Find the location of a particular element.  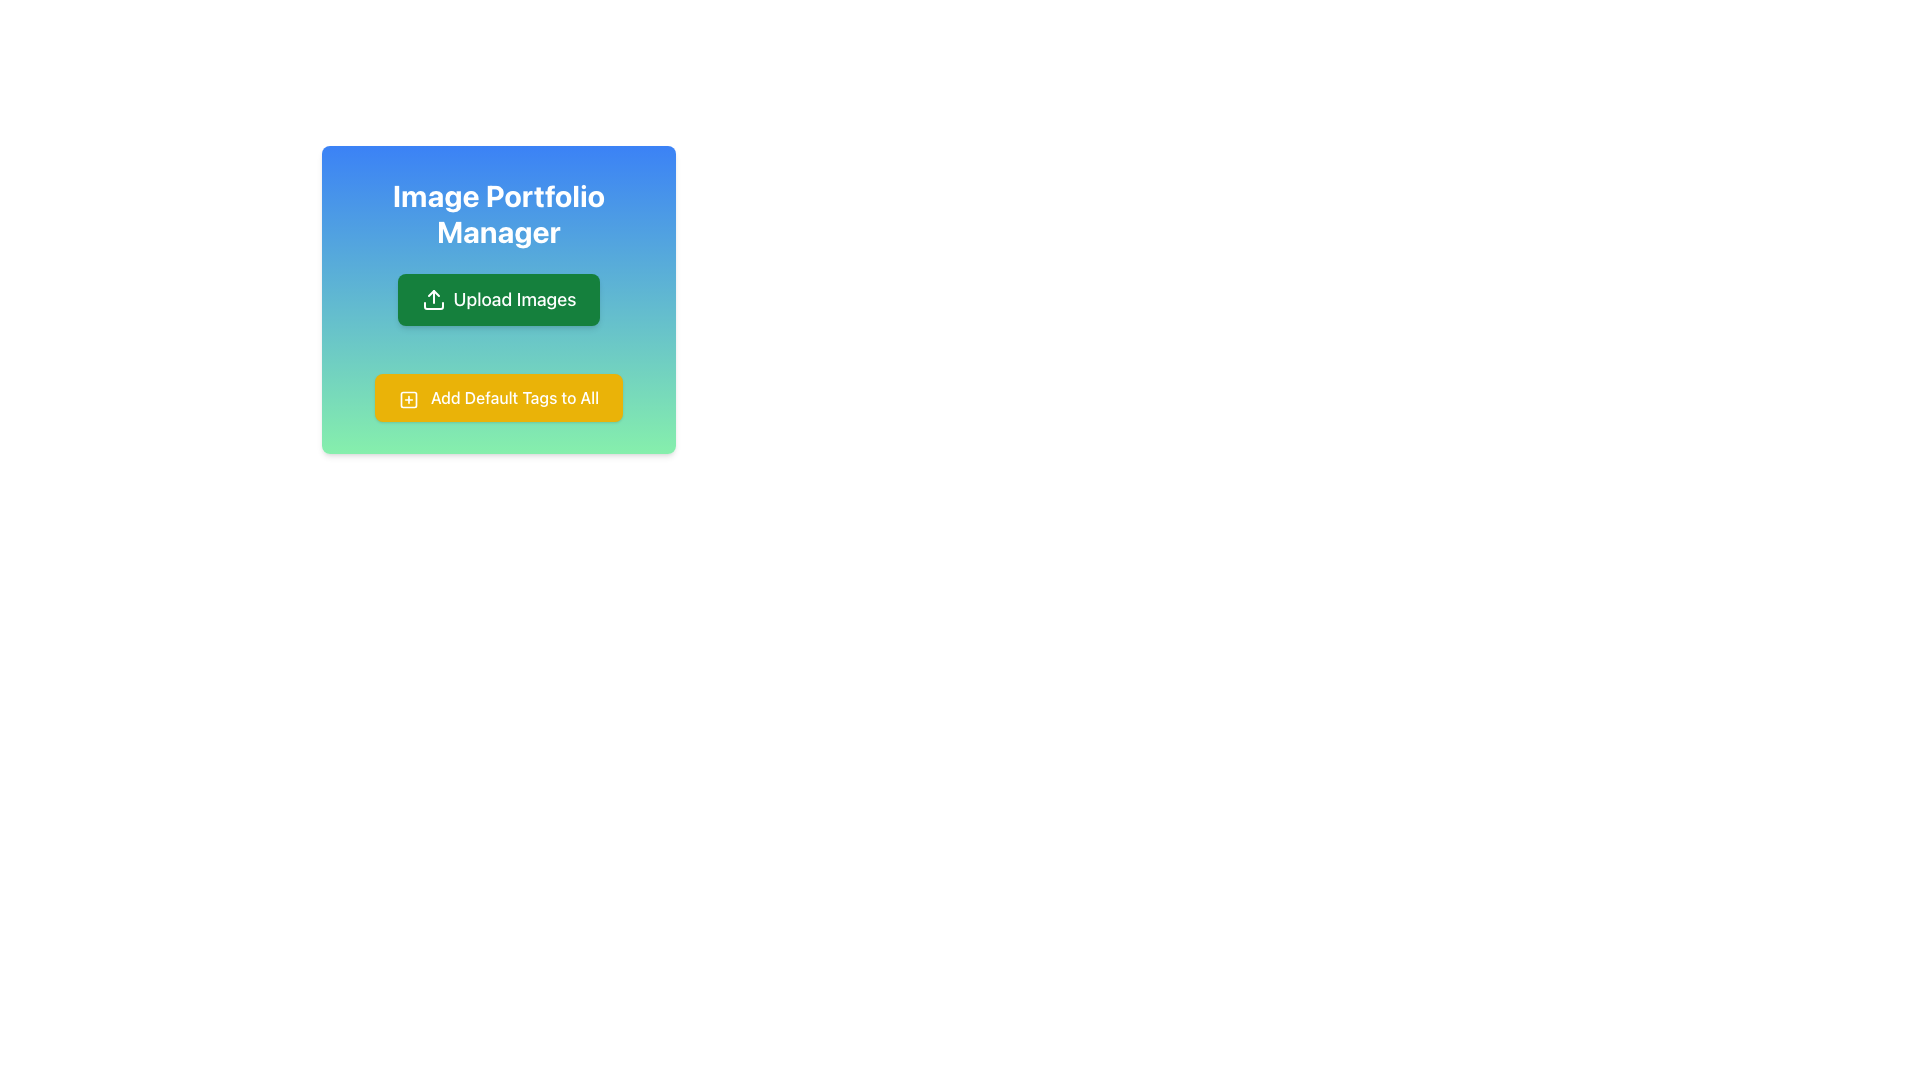

the image upload button located directly below the title 'Image Portfolio Manager' to observe the hover effects is located at coordinates (499, 300).